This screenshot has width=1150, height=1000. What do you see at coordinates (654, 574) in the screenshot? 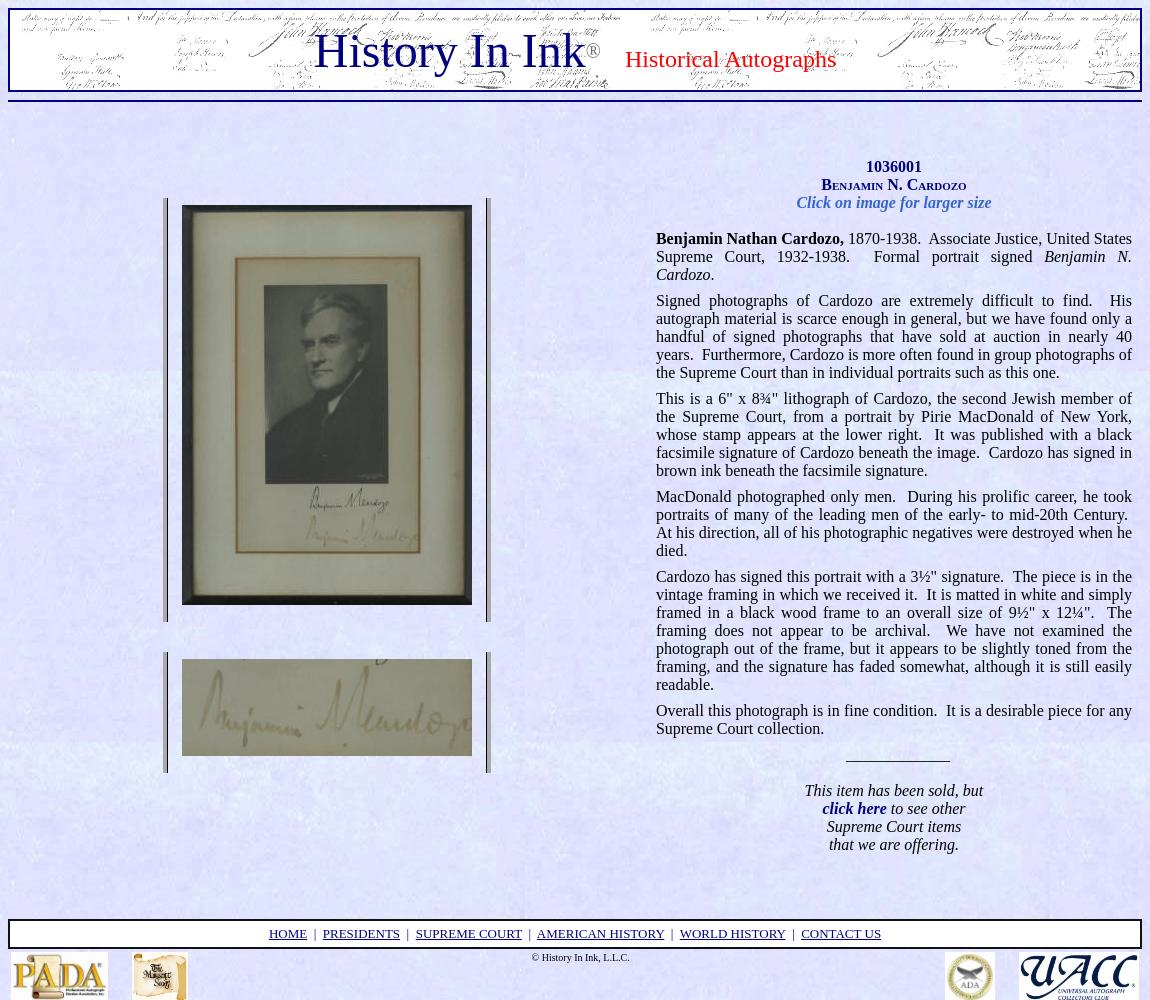
I see `'Cardozo has signed this portrait with a 3'` at bounding box center [654, 574].